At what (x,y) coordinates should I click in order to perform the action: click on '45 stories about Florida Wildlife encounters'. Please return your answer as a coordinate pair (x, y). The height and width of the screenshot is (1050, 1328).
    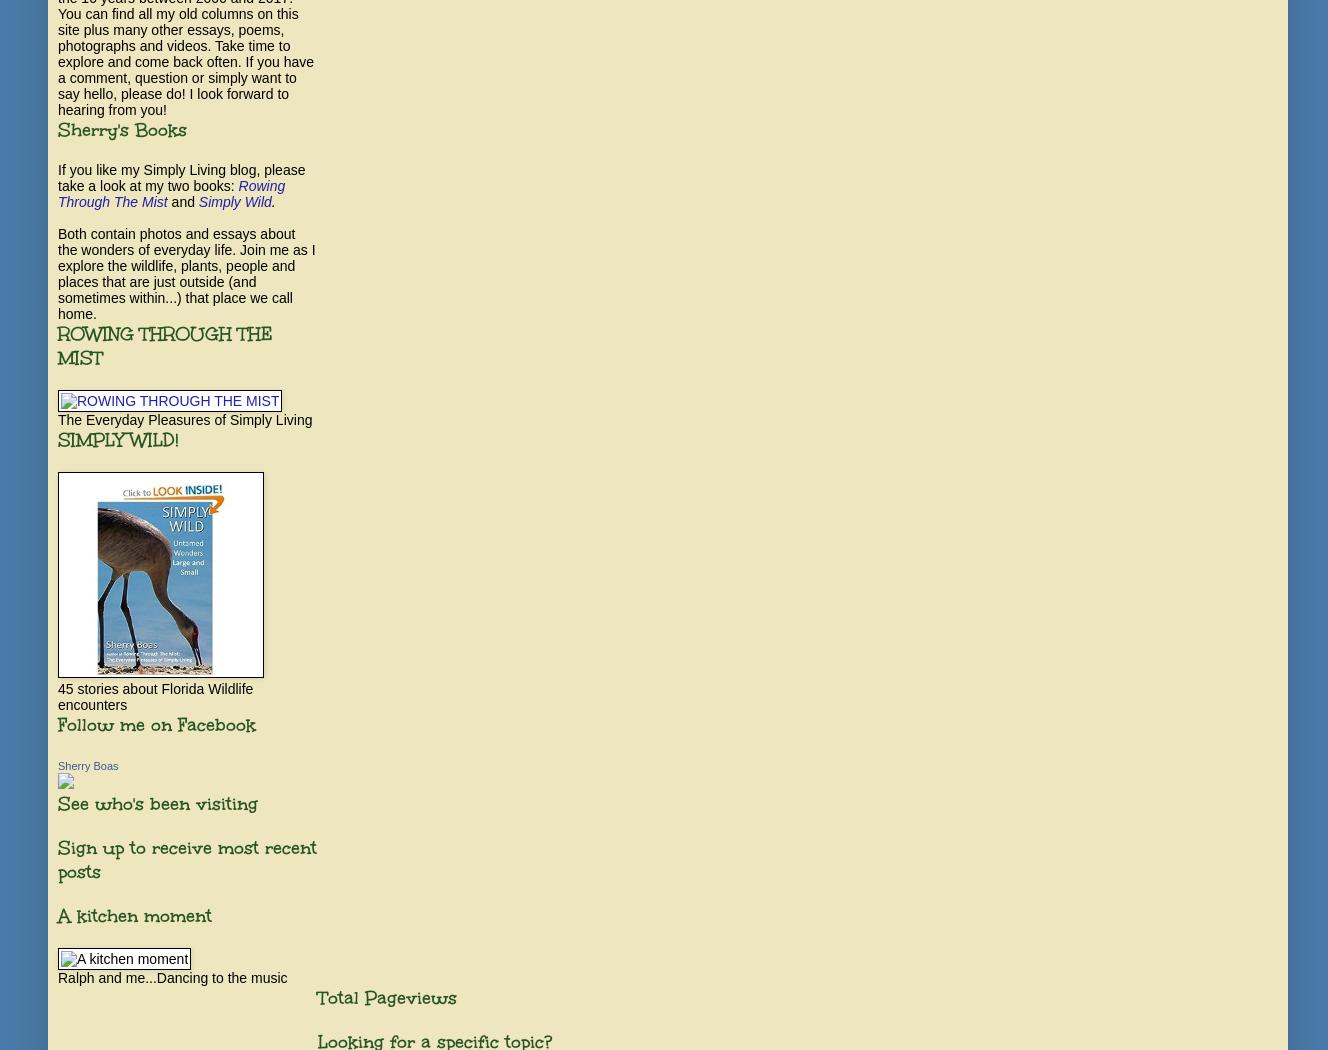
    Looking at the image, I should click on (58, 696).